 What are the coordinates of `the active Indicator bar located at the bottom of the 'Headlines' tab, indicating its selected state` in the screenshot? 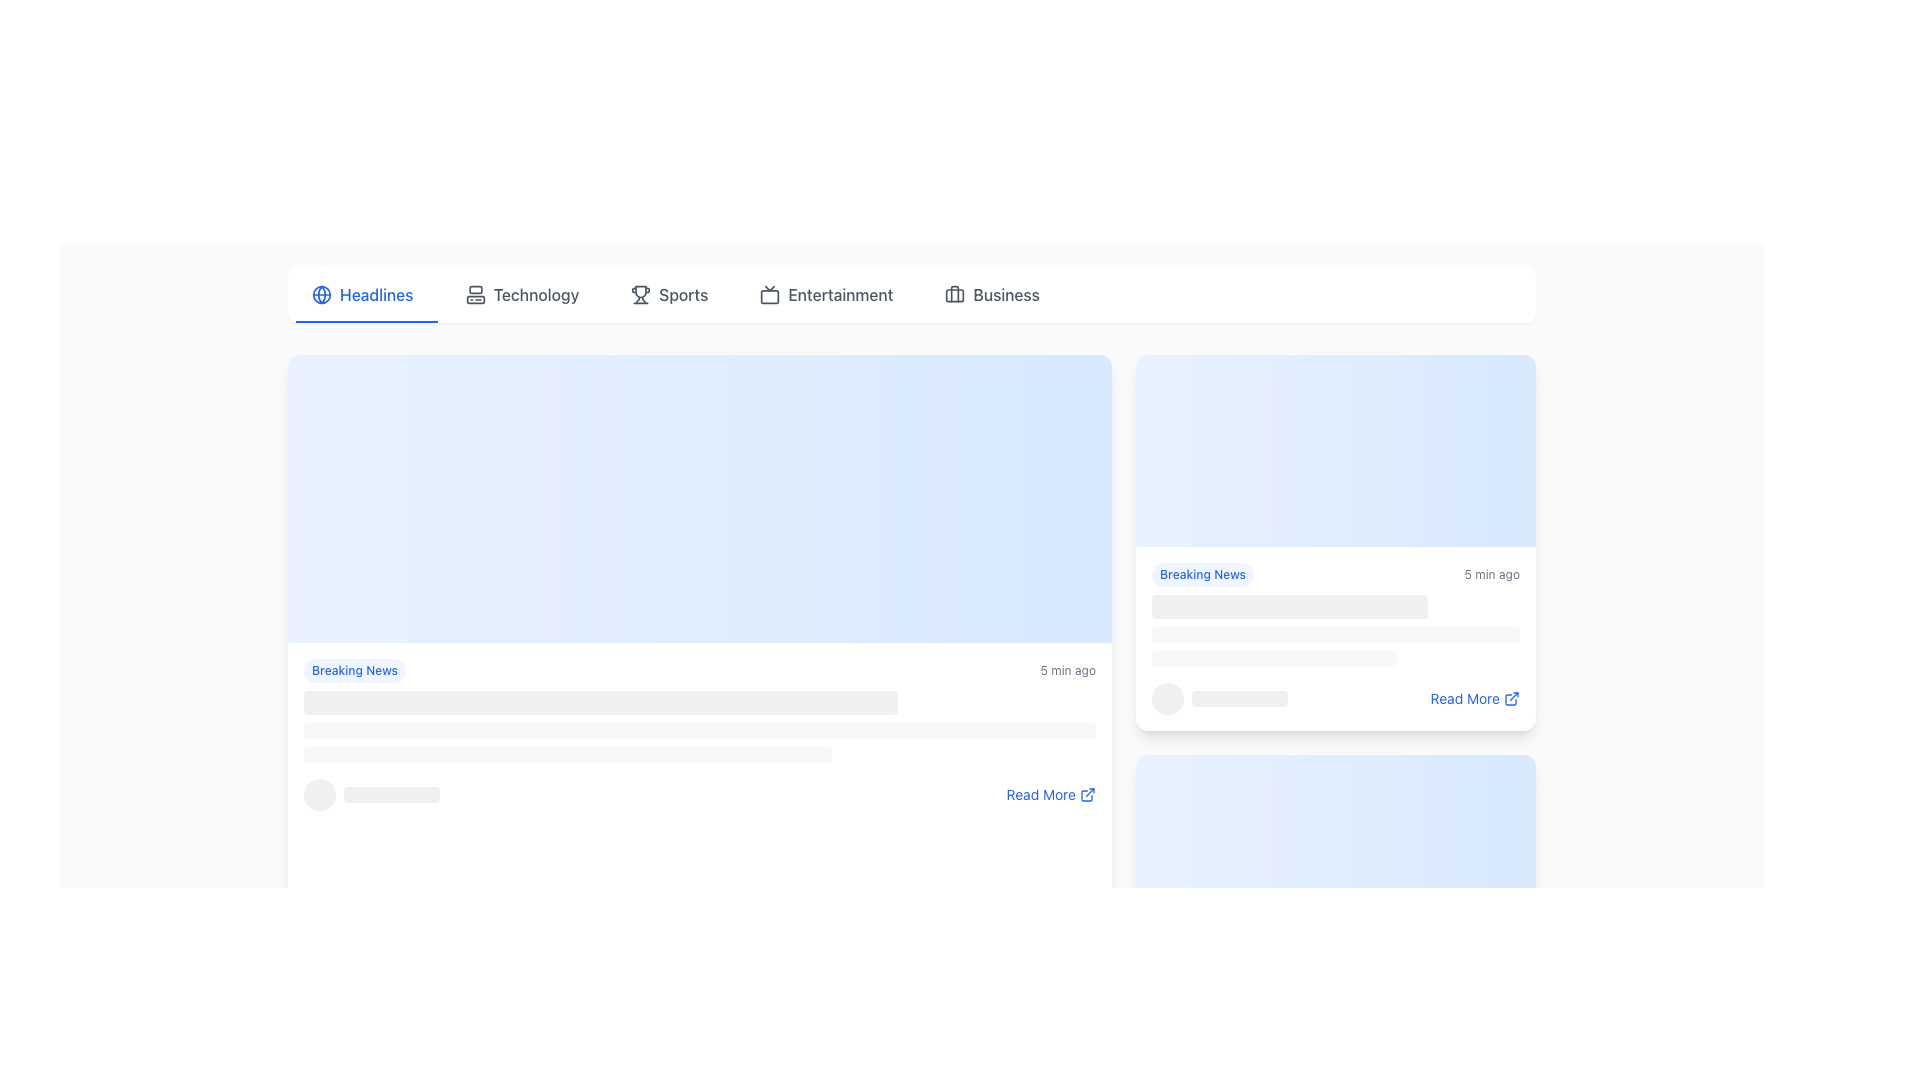 It's located at (366, 320).